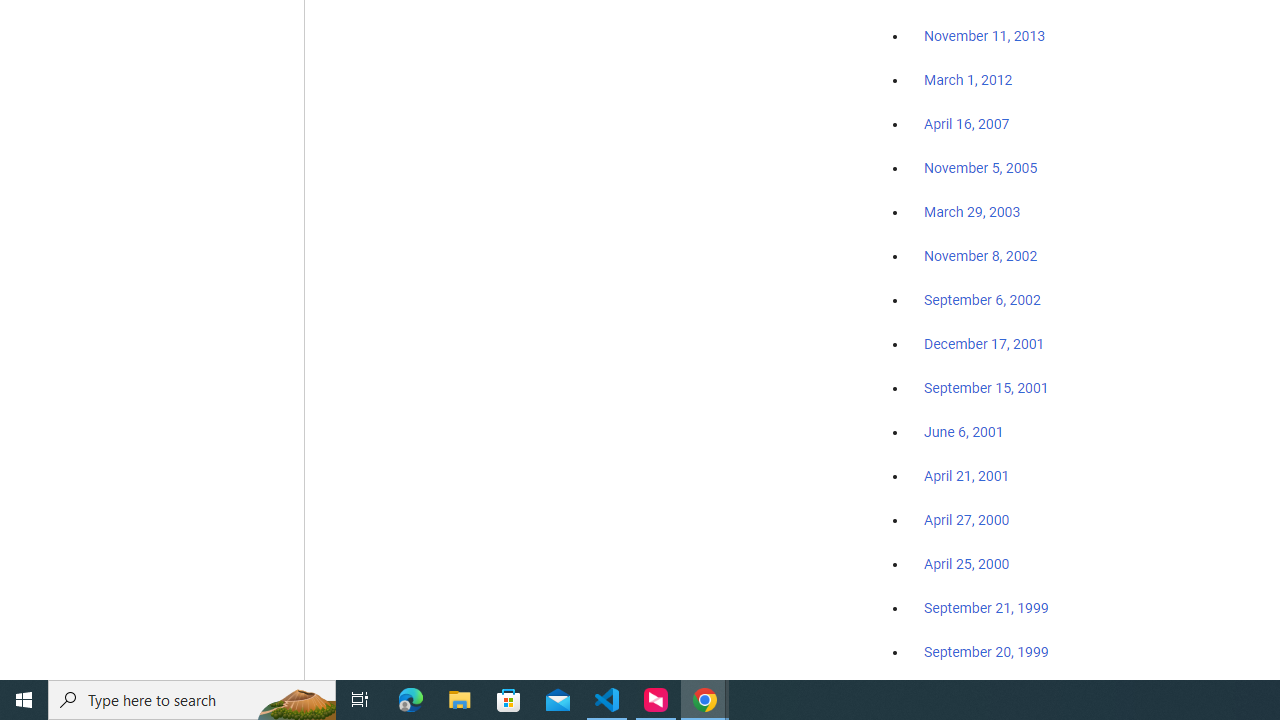 Image resolution: width=1280 pixels, height=720 pixels. I want to click on 'June 6, 2001', so click(963, 431).